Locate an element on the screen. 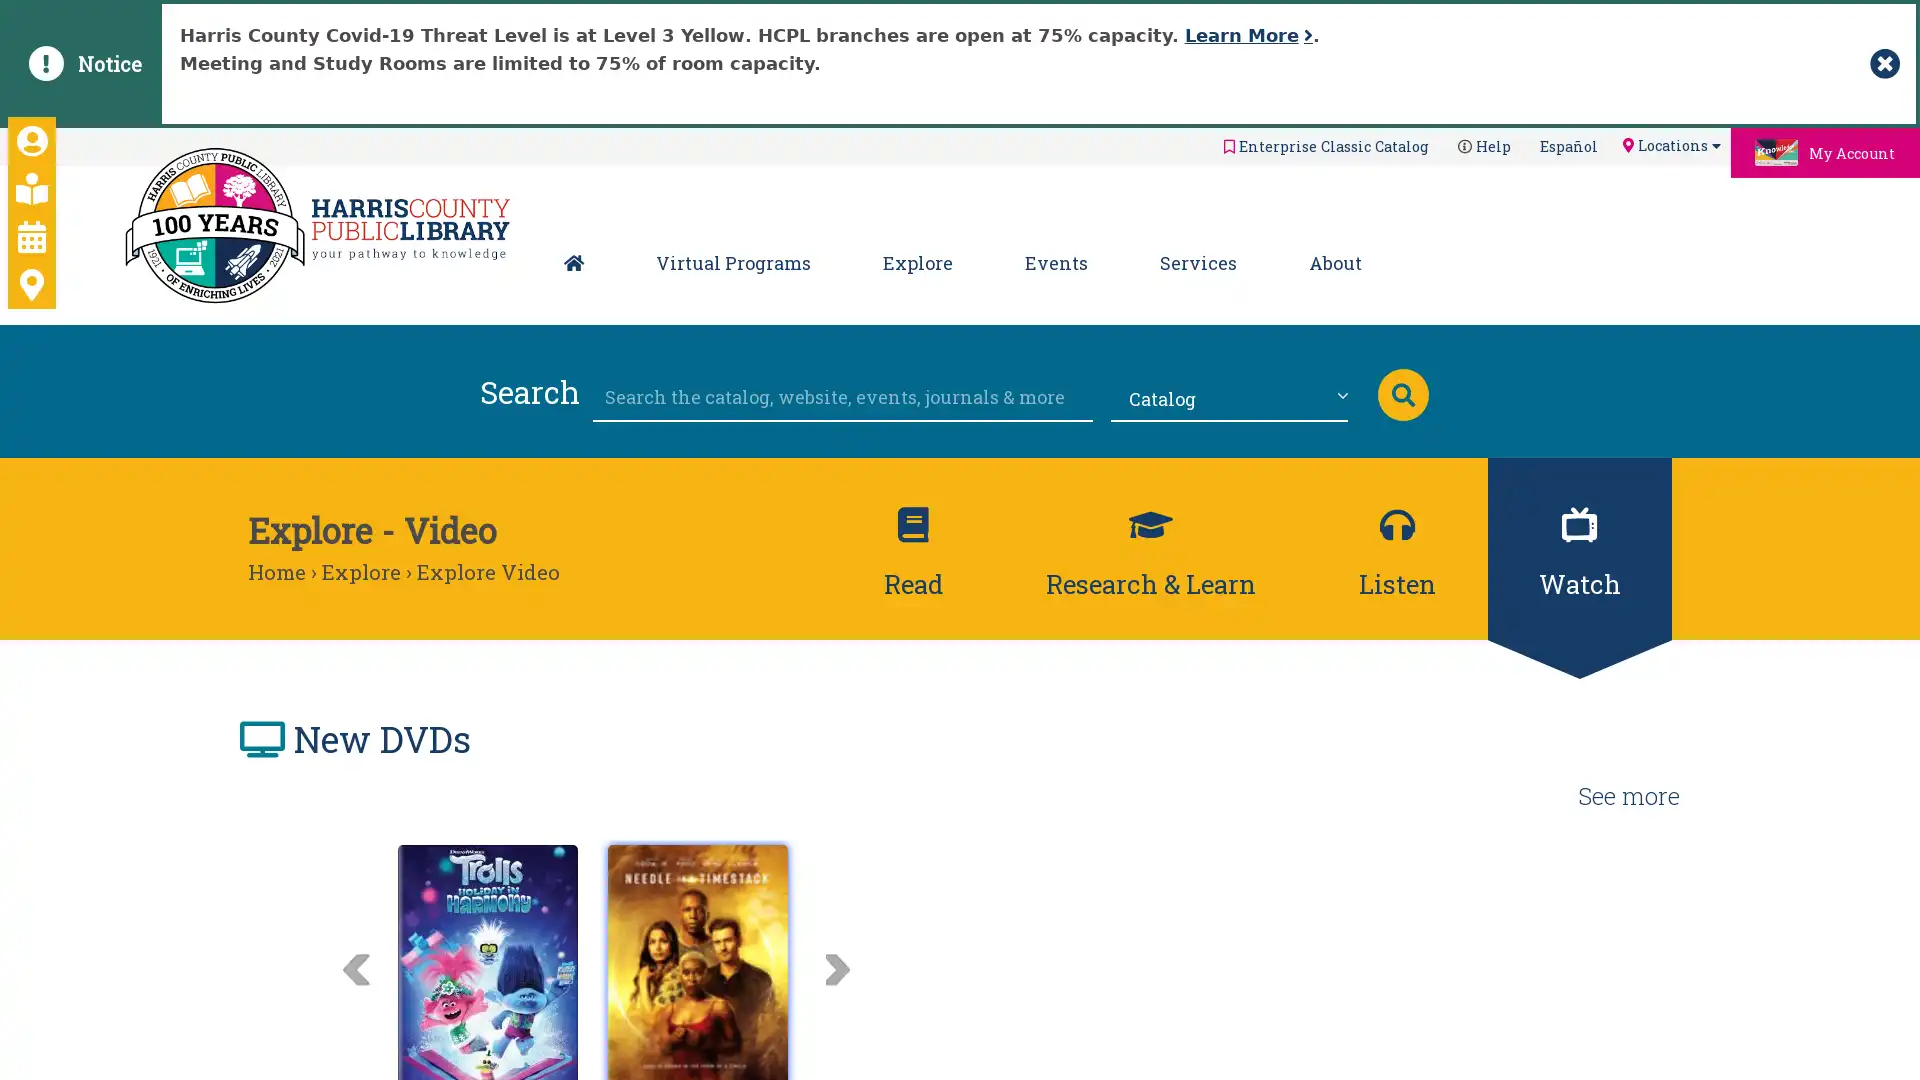  Locations is located at coordinates (1670, 144).